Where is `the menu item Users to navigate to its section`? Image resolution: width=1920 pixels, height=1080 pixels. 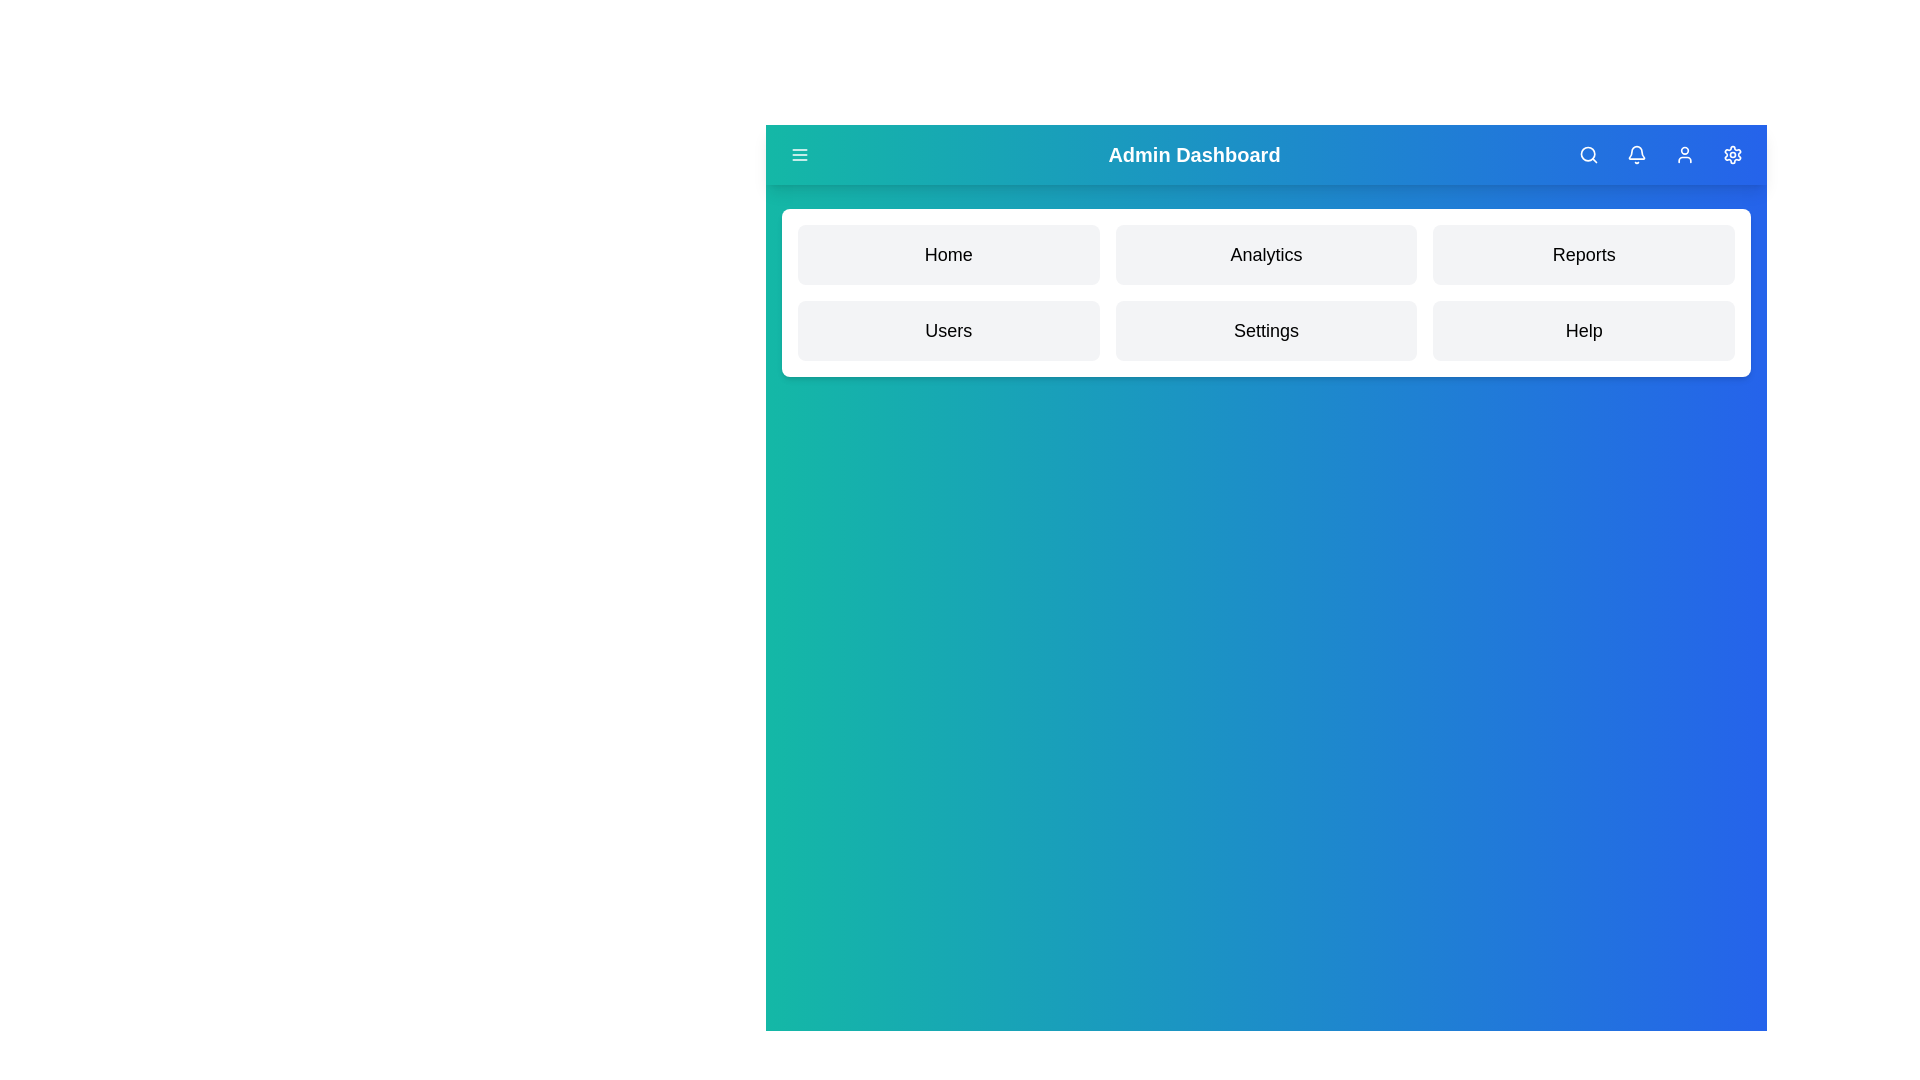 the menu item Users to navigate to its section is located at coordinates (947, 330).